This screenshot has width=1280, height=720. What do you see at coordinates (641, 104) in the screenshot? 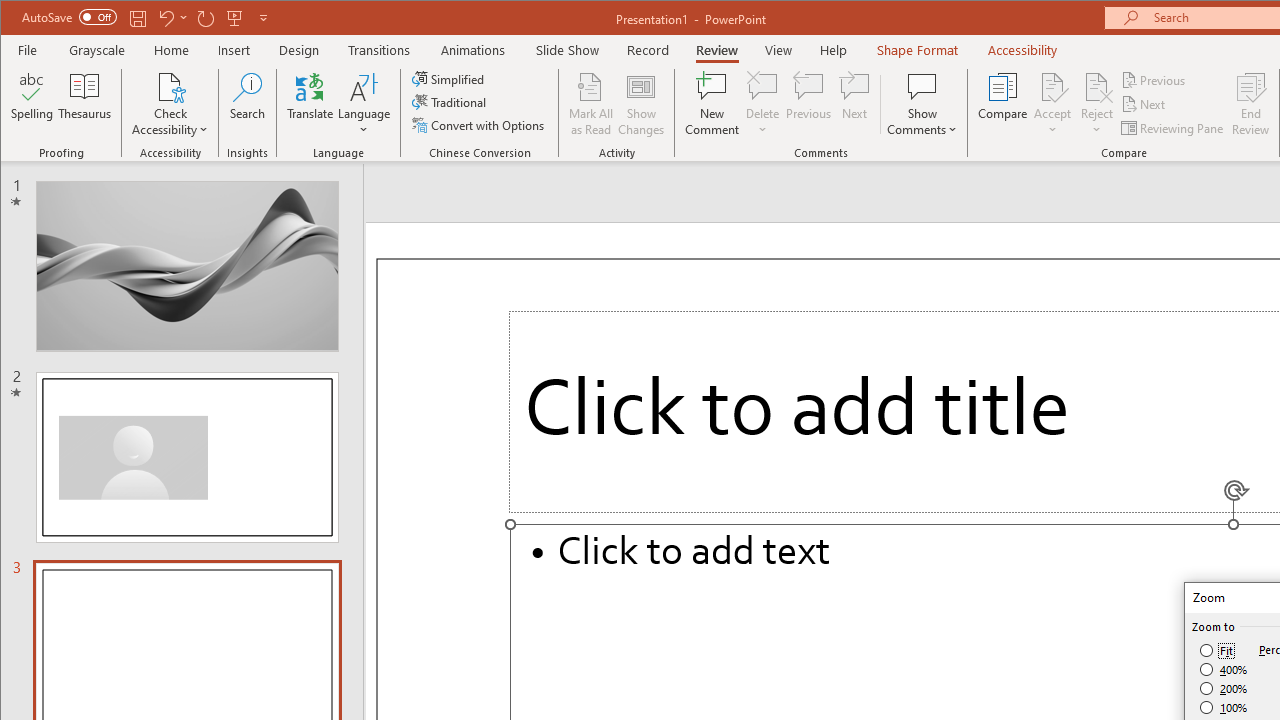
I see `'Show Changes'` at bounding box center [641, 104].